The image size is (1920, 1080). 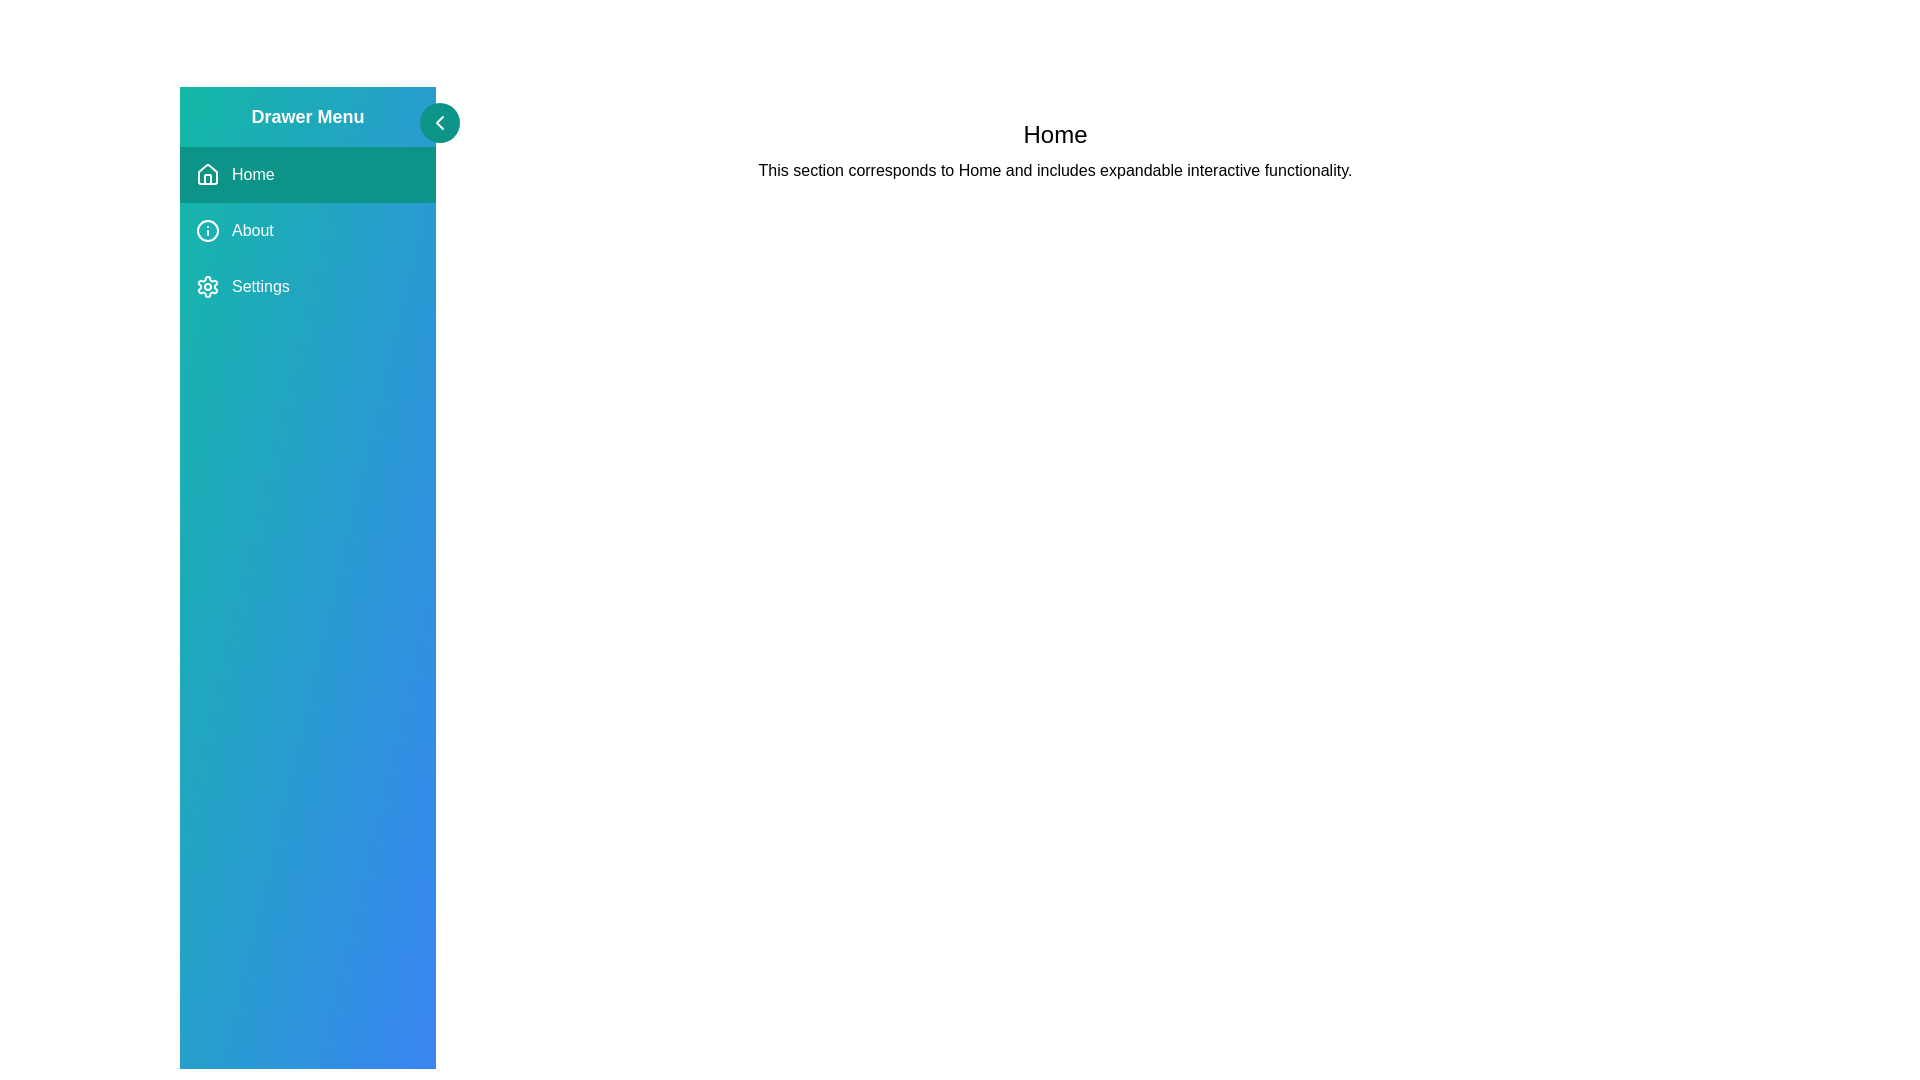 I want to click on the menu option Home by clicking on it, so click(x=306, y=173).